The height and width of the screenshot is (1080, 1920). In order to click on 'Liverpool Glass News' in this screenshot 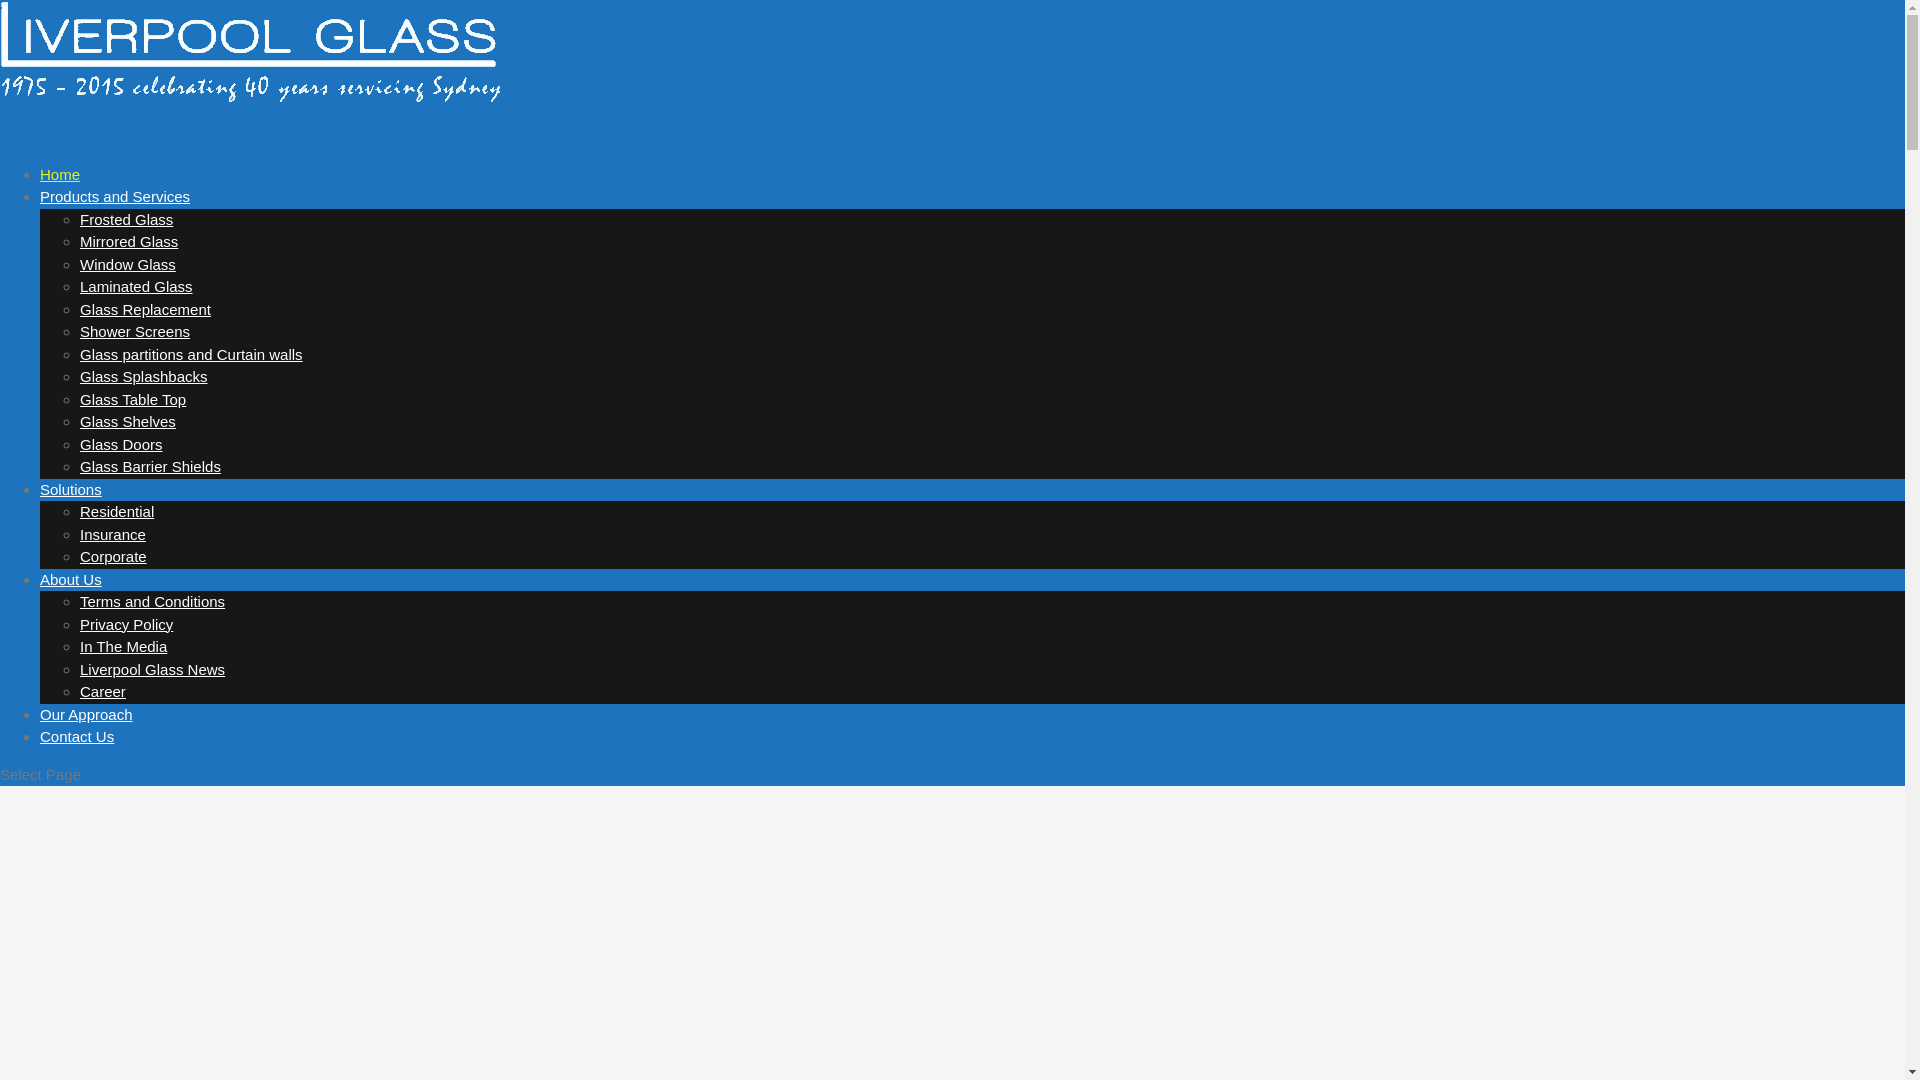, I will do `click(151, 668)`.